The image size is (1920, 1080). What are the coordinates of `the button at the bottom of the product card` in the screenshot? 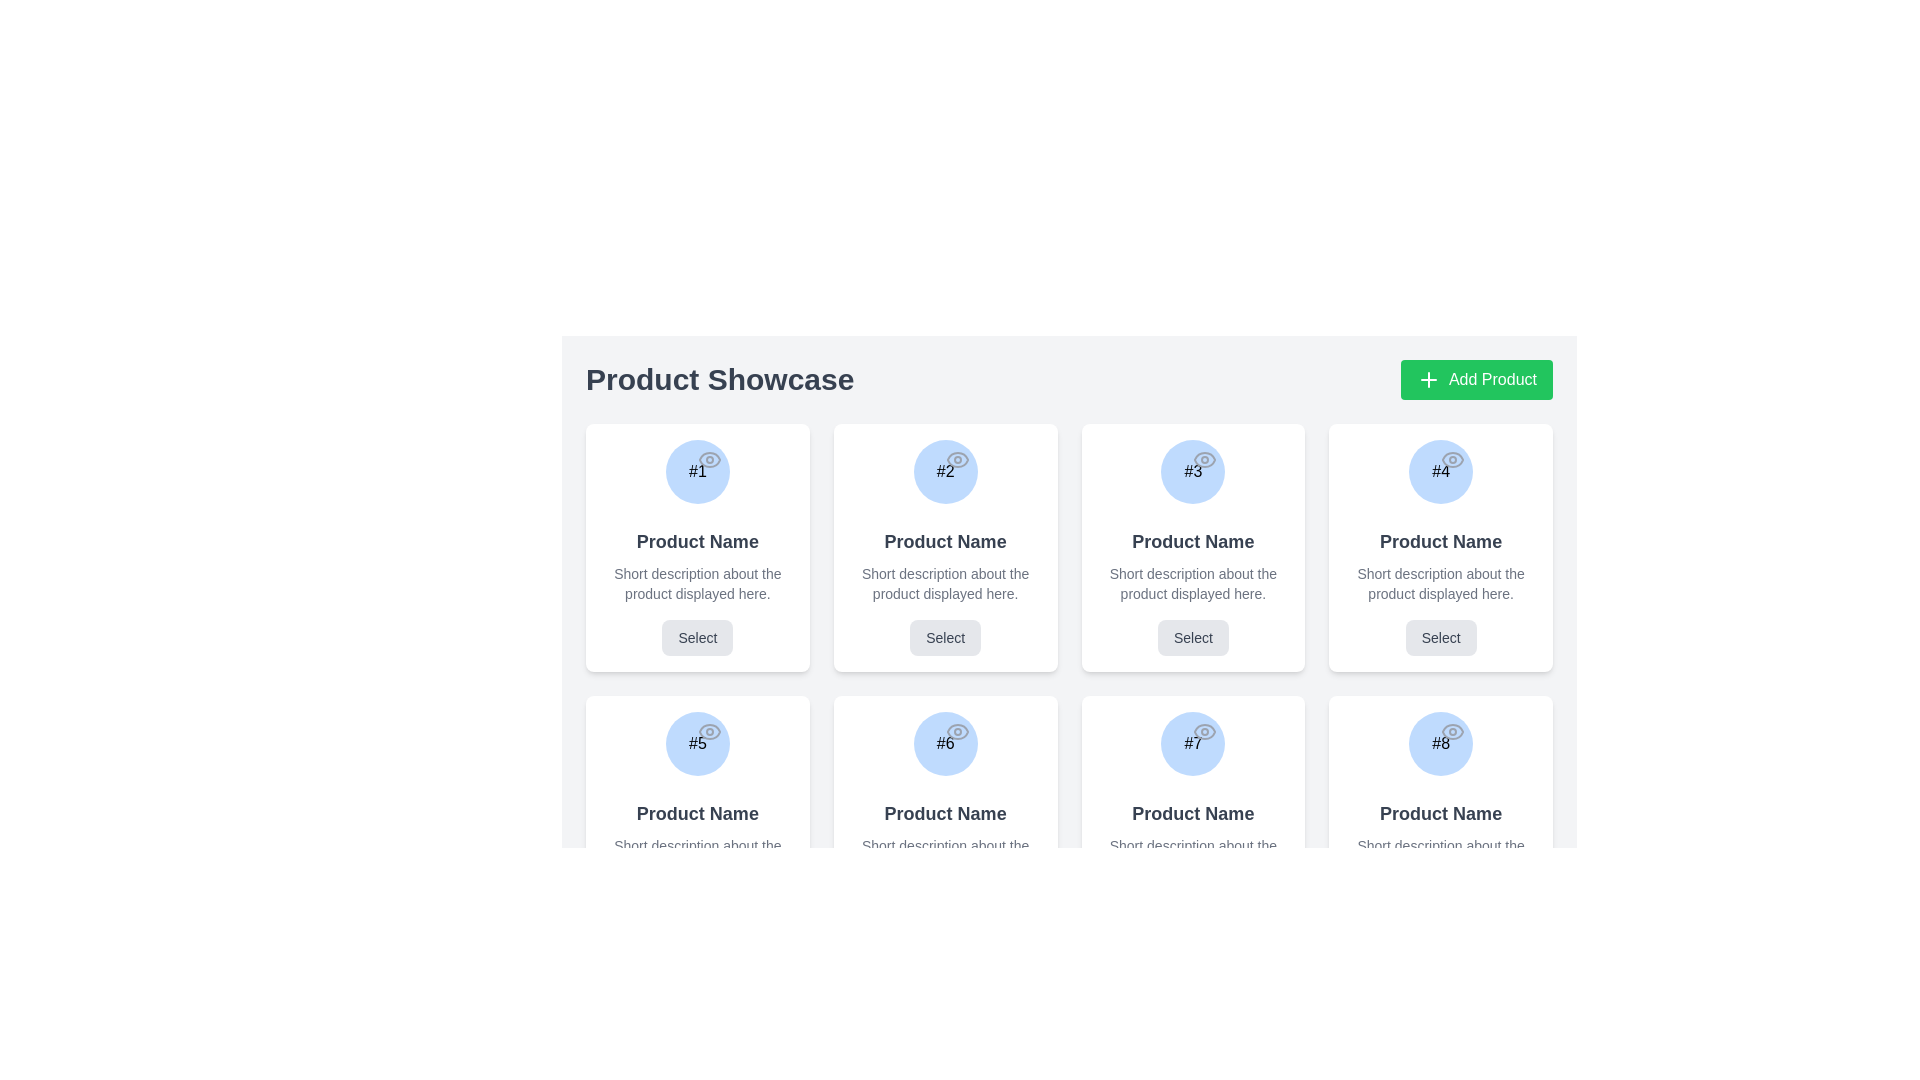 It's located at (697, 637).